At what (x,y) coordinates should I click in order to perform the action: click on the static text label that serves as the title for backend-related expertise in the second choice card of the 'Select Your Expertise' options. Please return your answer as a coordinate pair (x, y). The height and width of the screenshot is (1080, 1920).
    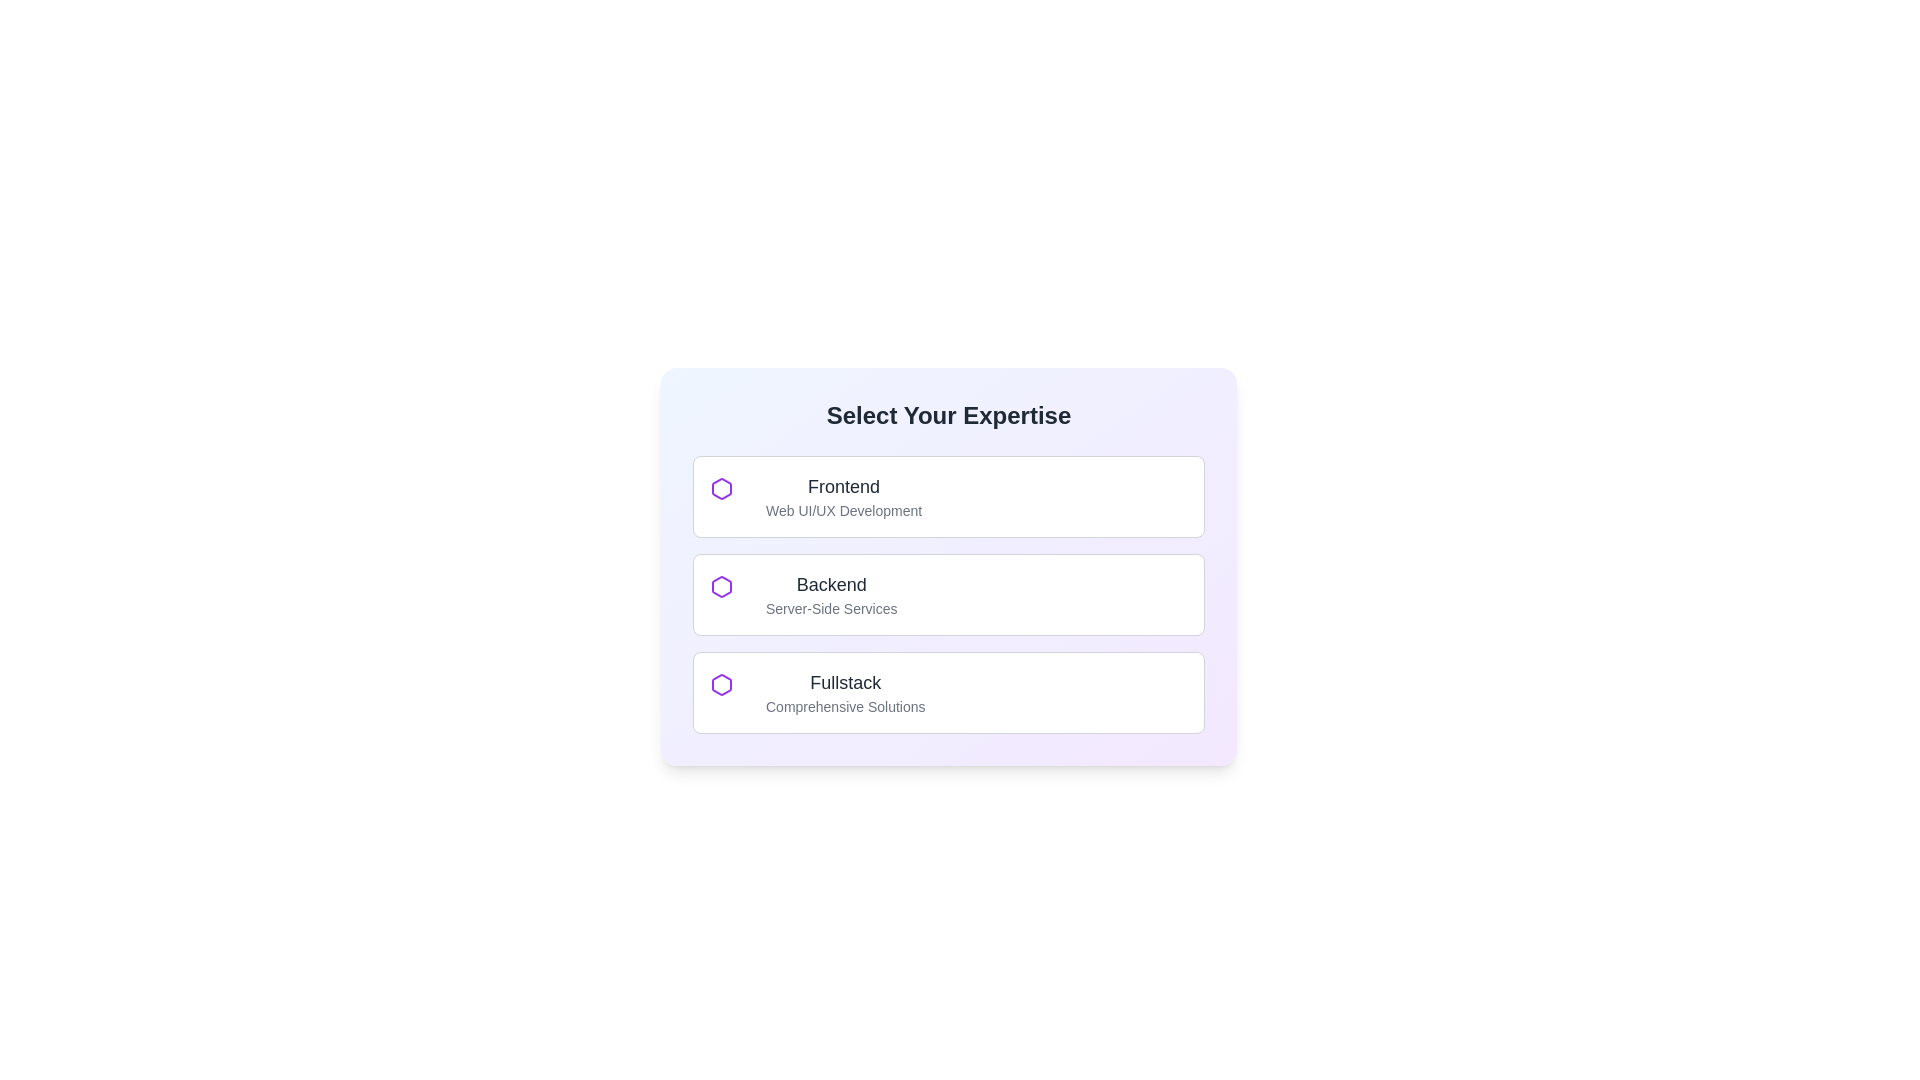
    Looking at the image, I should click on (831, 585).